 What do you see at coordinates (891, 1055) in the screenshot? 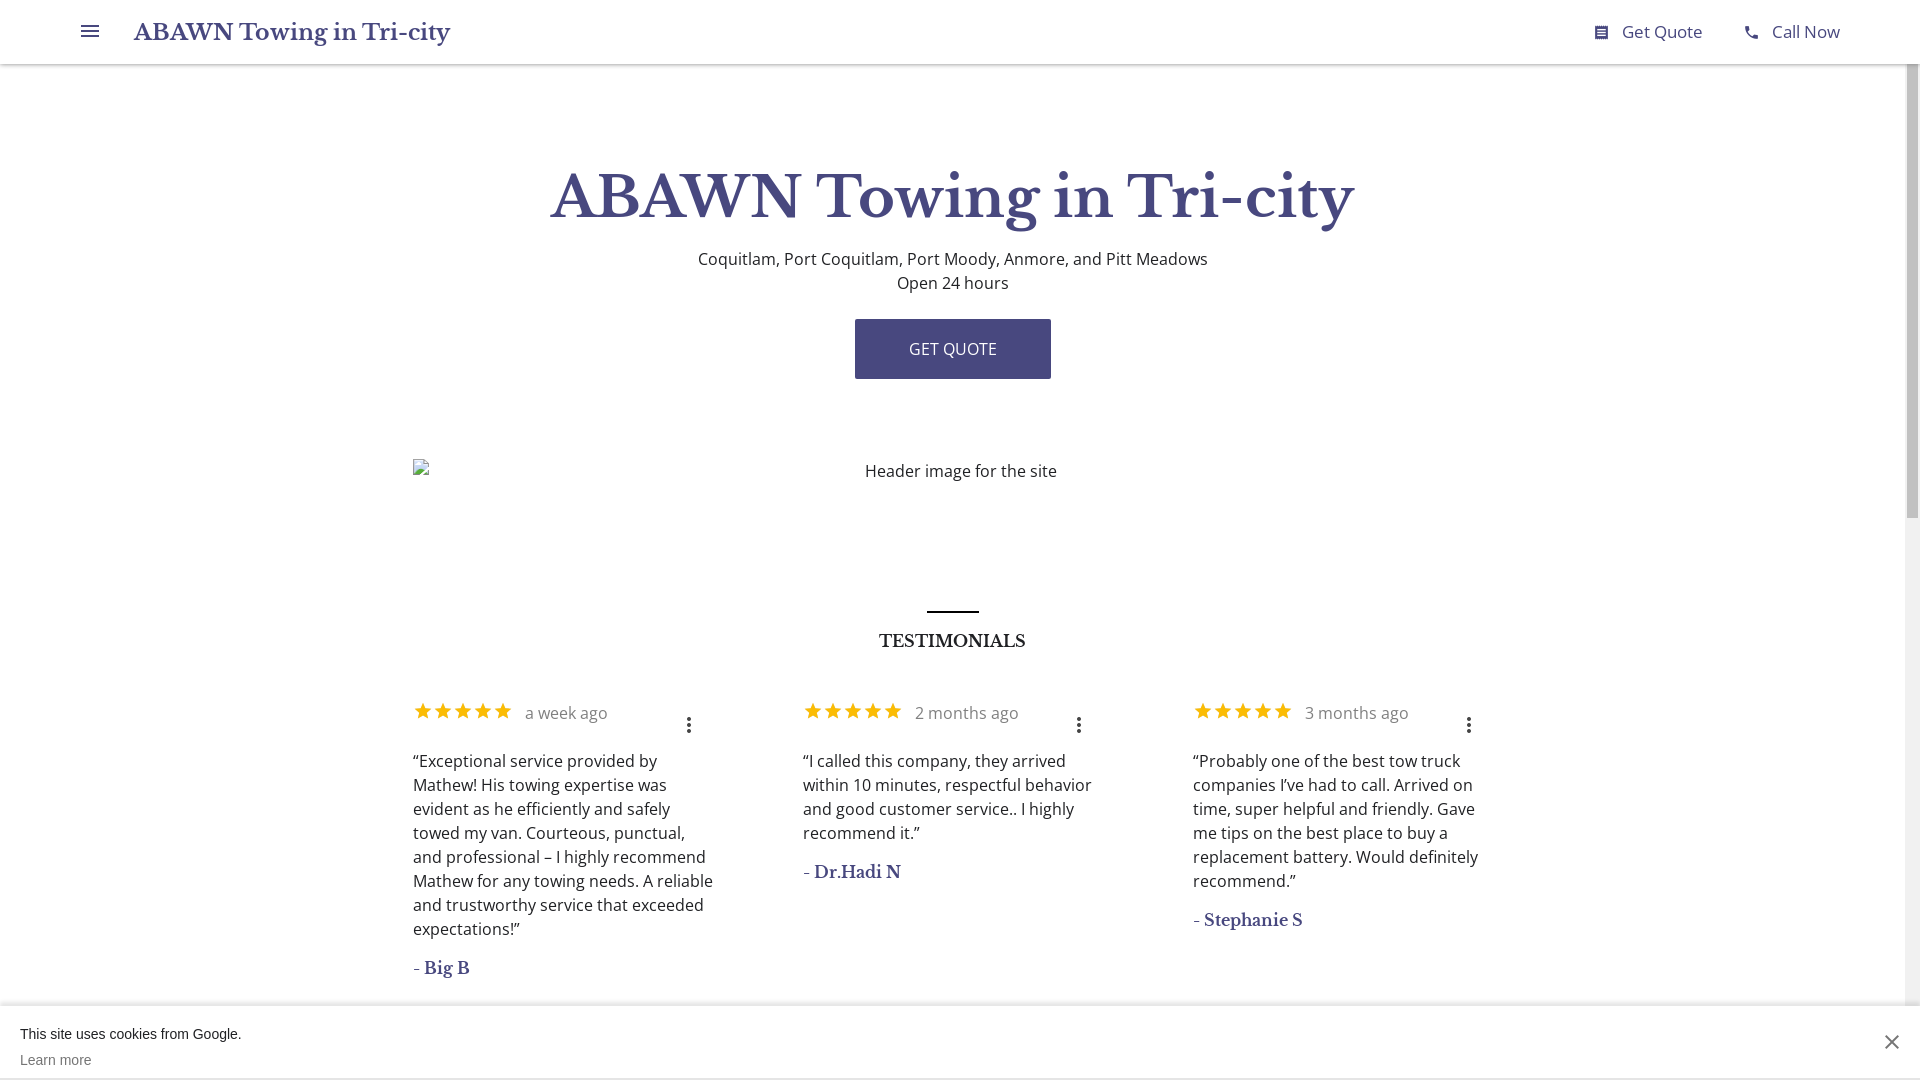
I see `'WRITE A REVIEW'` at bounding box center [891, 1055].